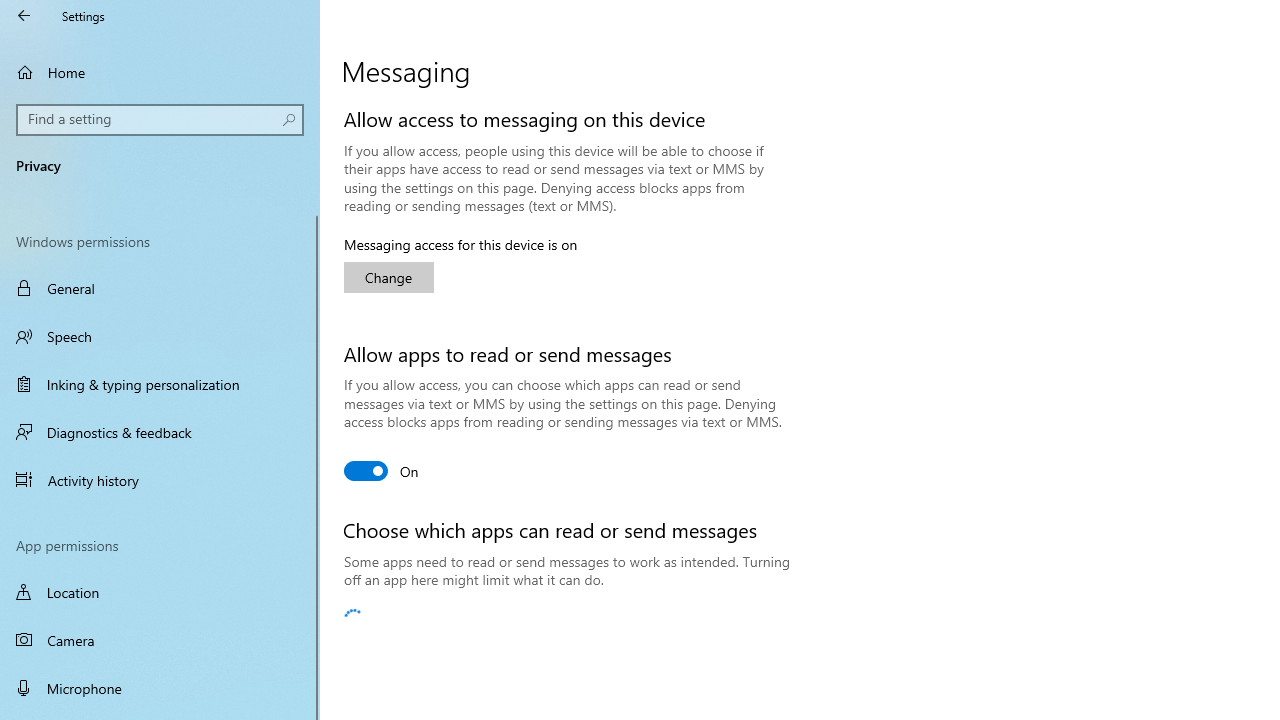 This screenshot has height=720, width=1280. I want to click on 'Speech', so click(160, 334).